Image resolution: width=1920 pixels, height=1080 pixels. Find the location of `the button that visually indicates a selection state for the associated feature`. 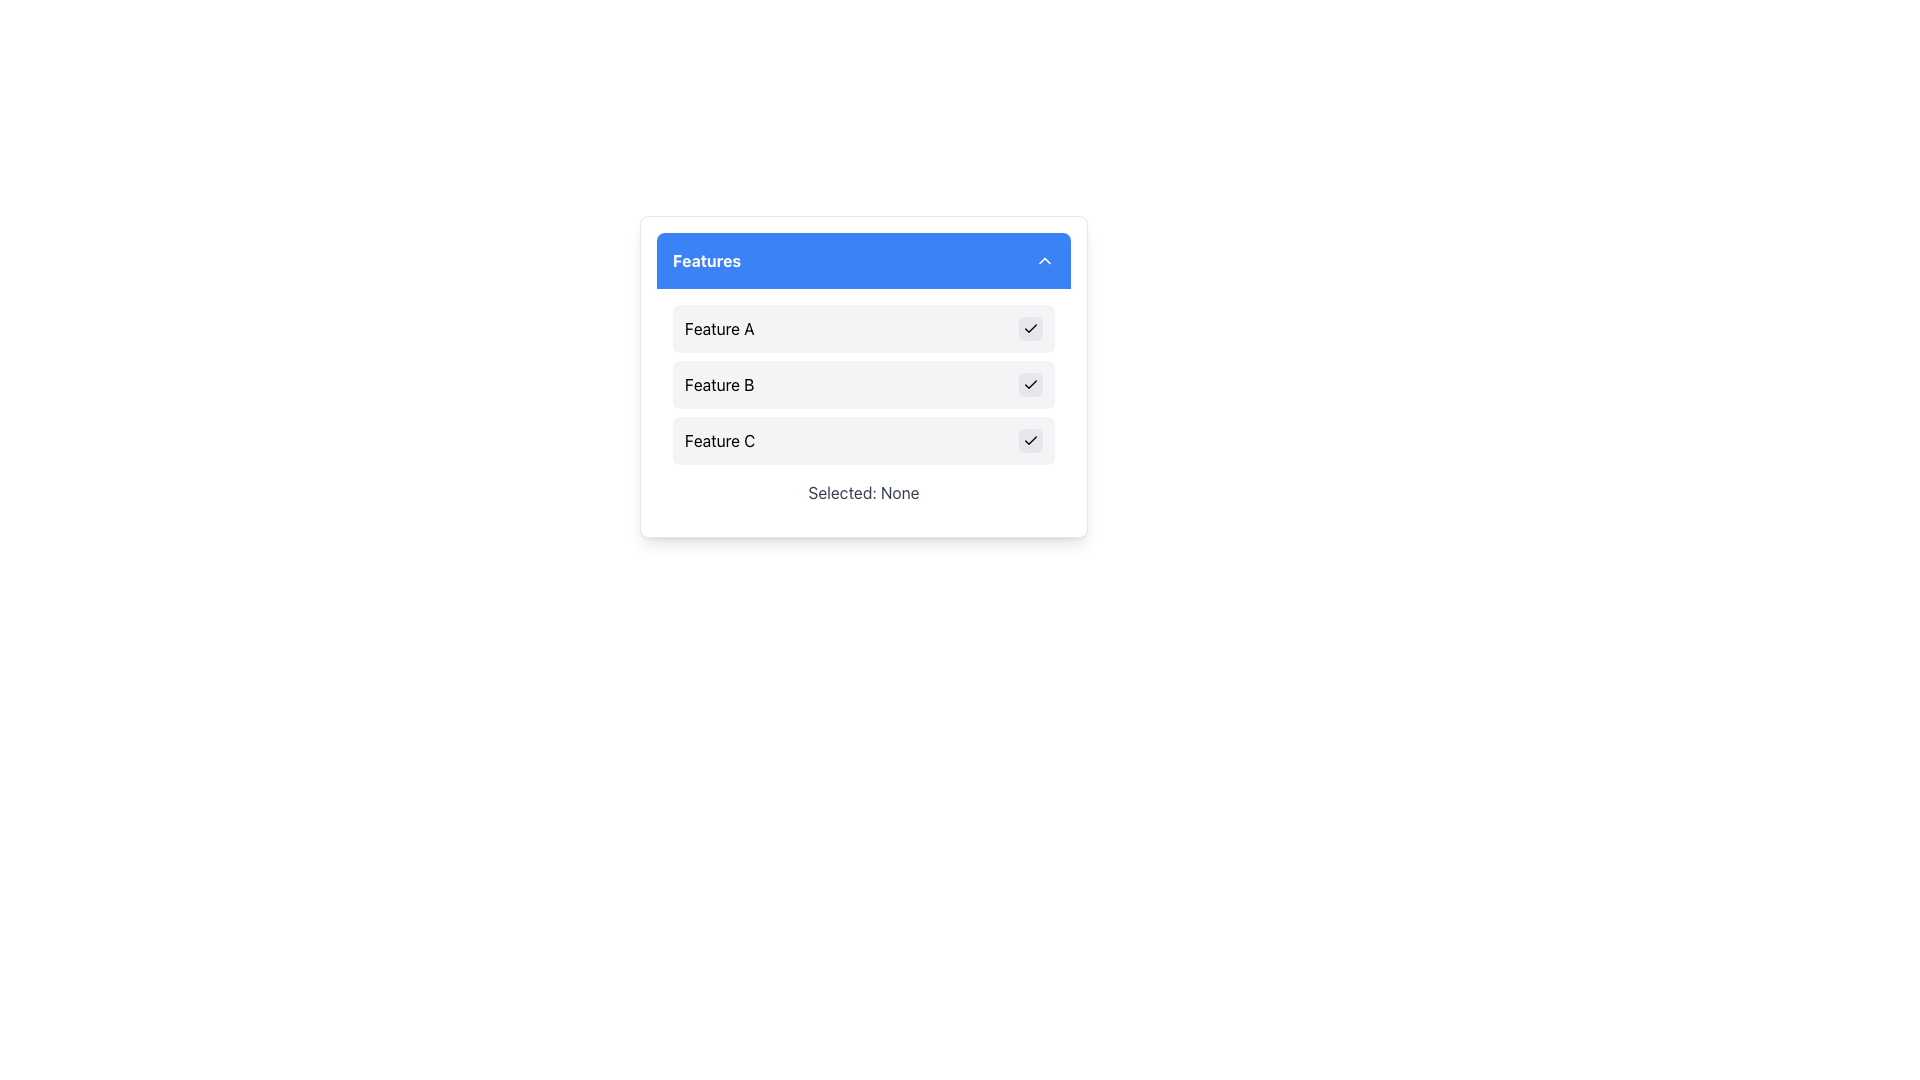

the button that visually indicates a selection state for the associated feature is located at coordinates (1031, 439).